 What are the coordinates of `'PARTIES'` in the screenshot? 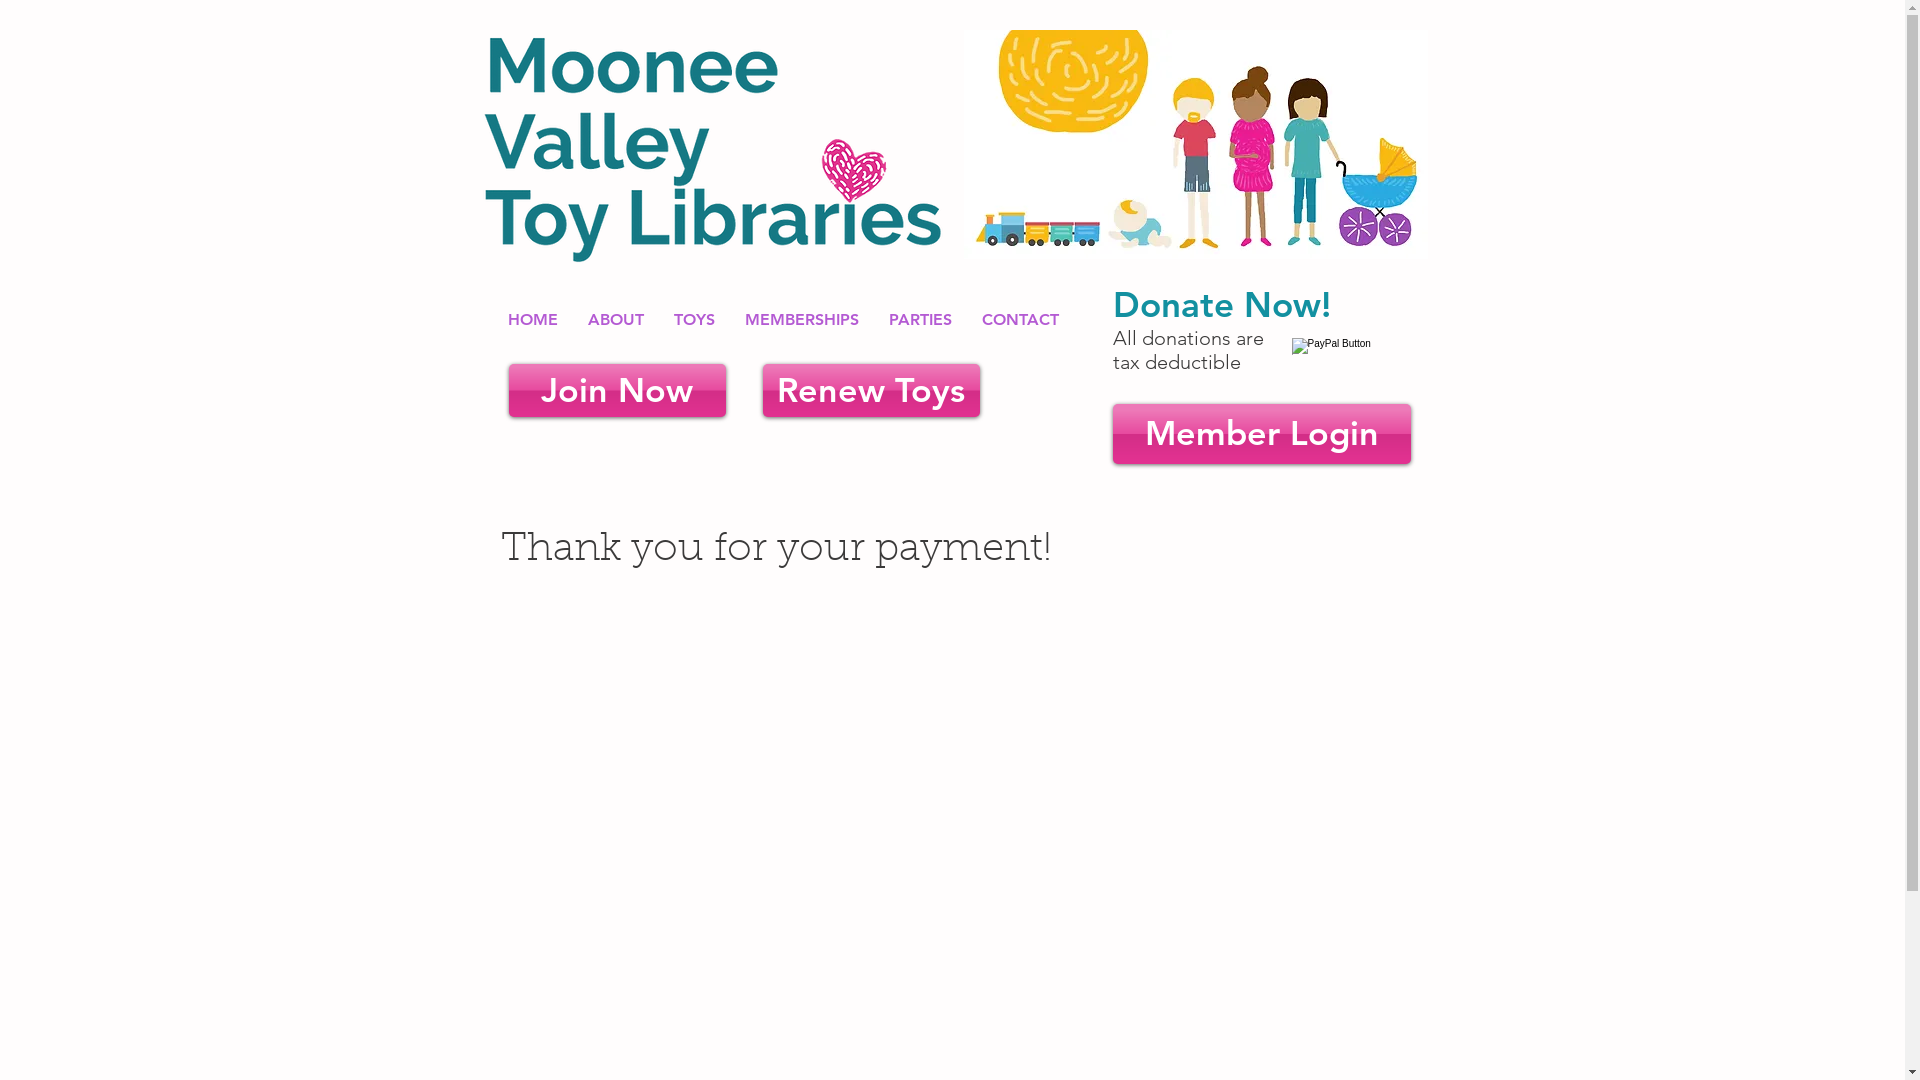 It's located at (919, 318).